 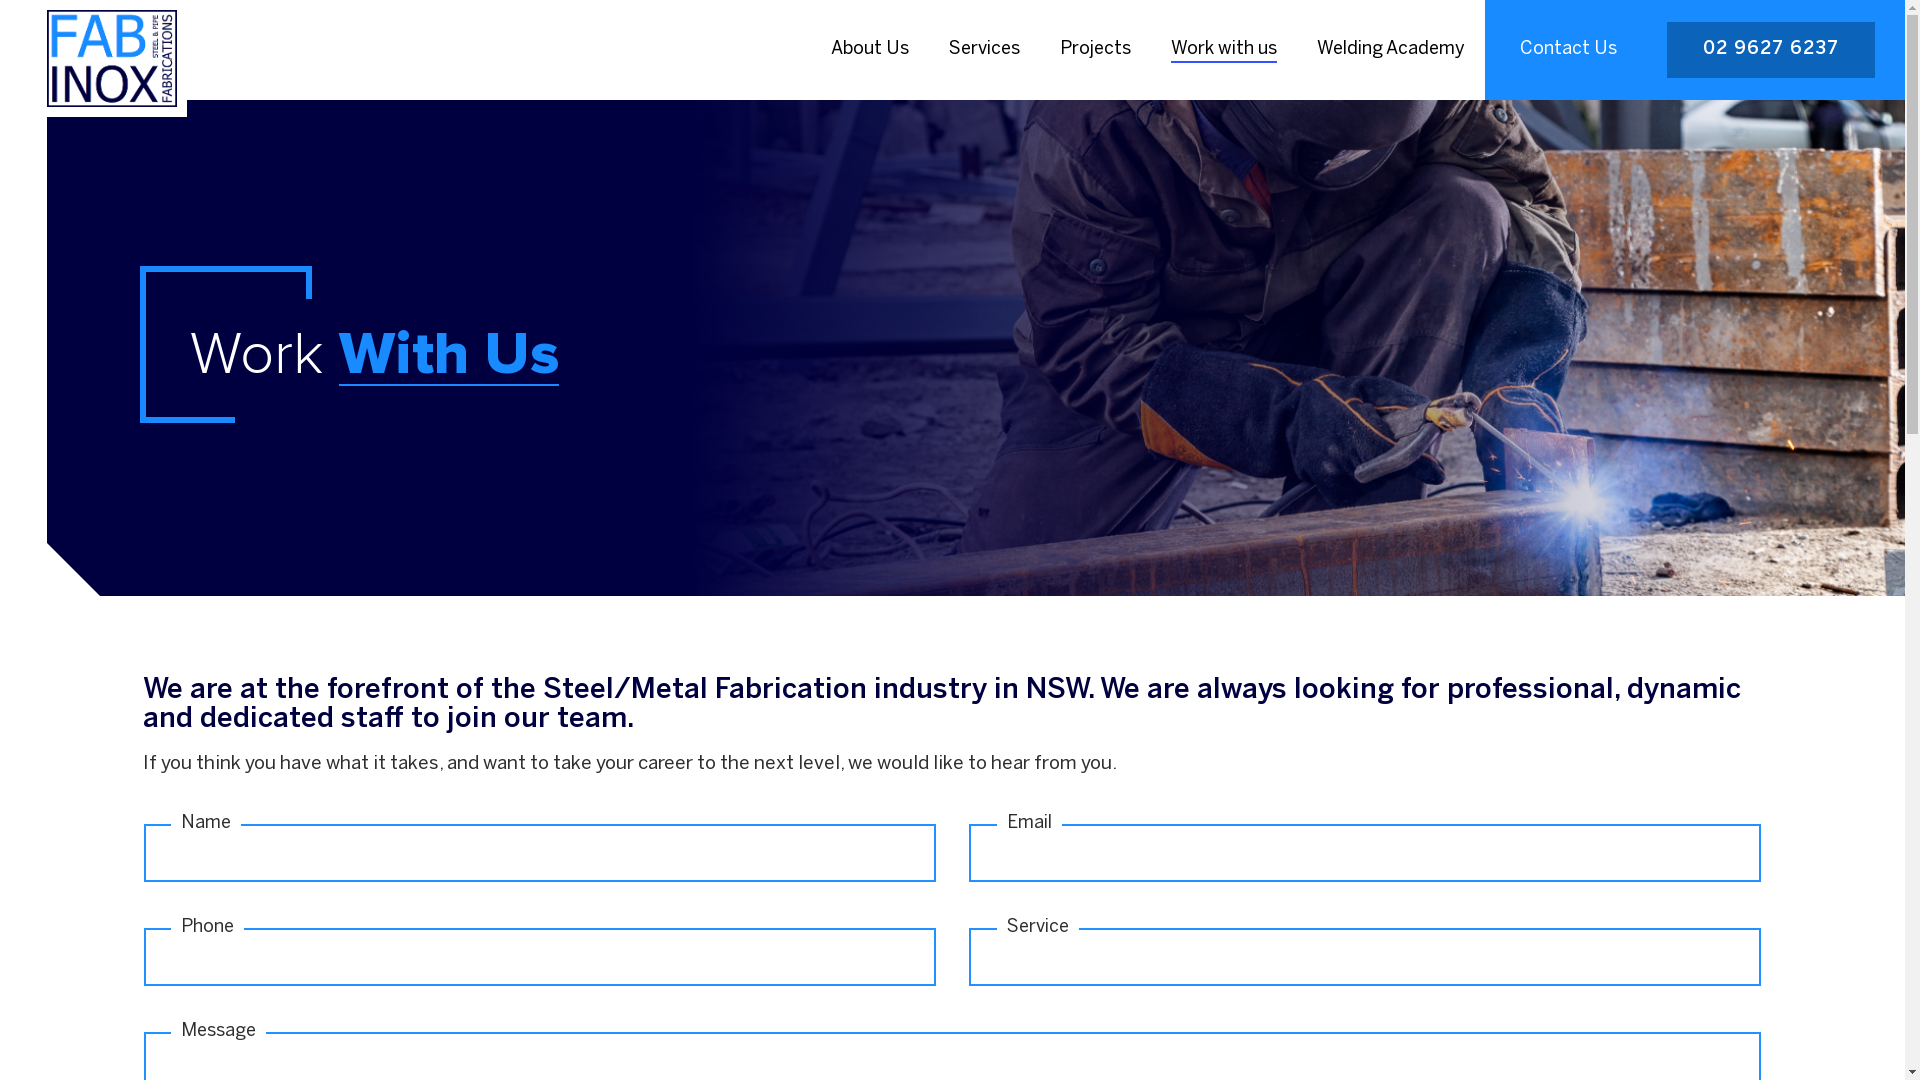 What do you see at coordinates (984, 49) in the screenshot?
I see `'Services'` at bounding box center [984, 49].